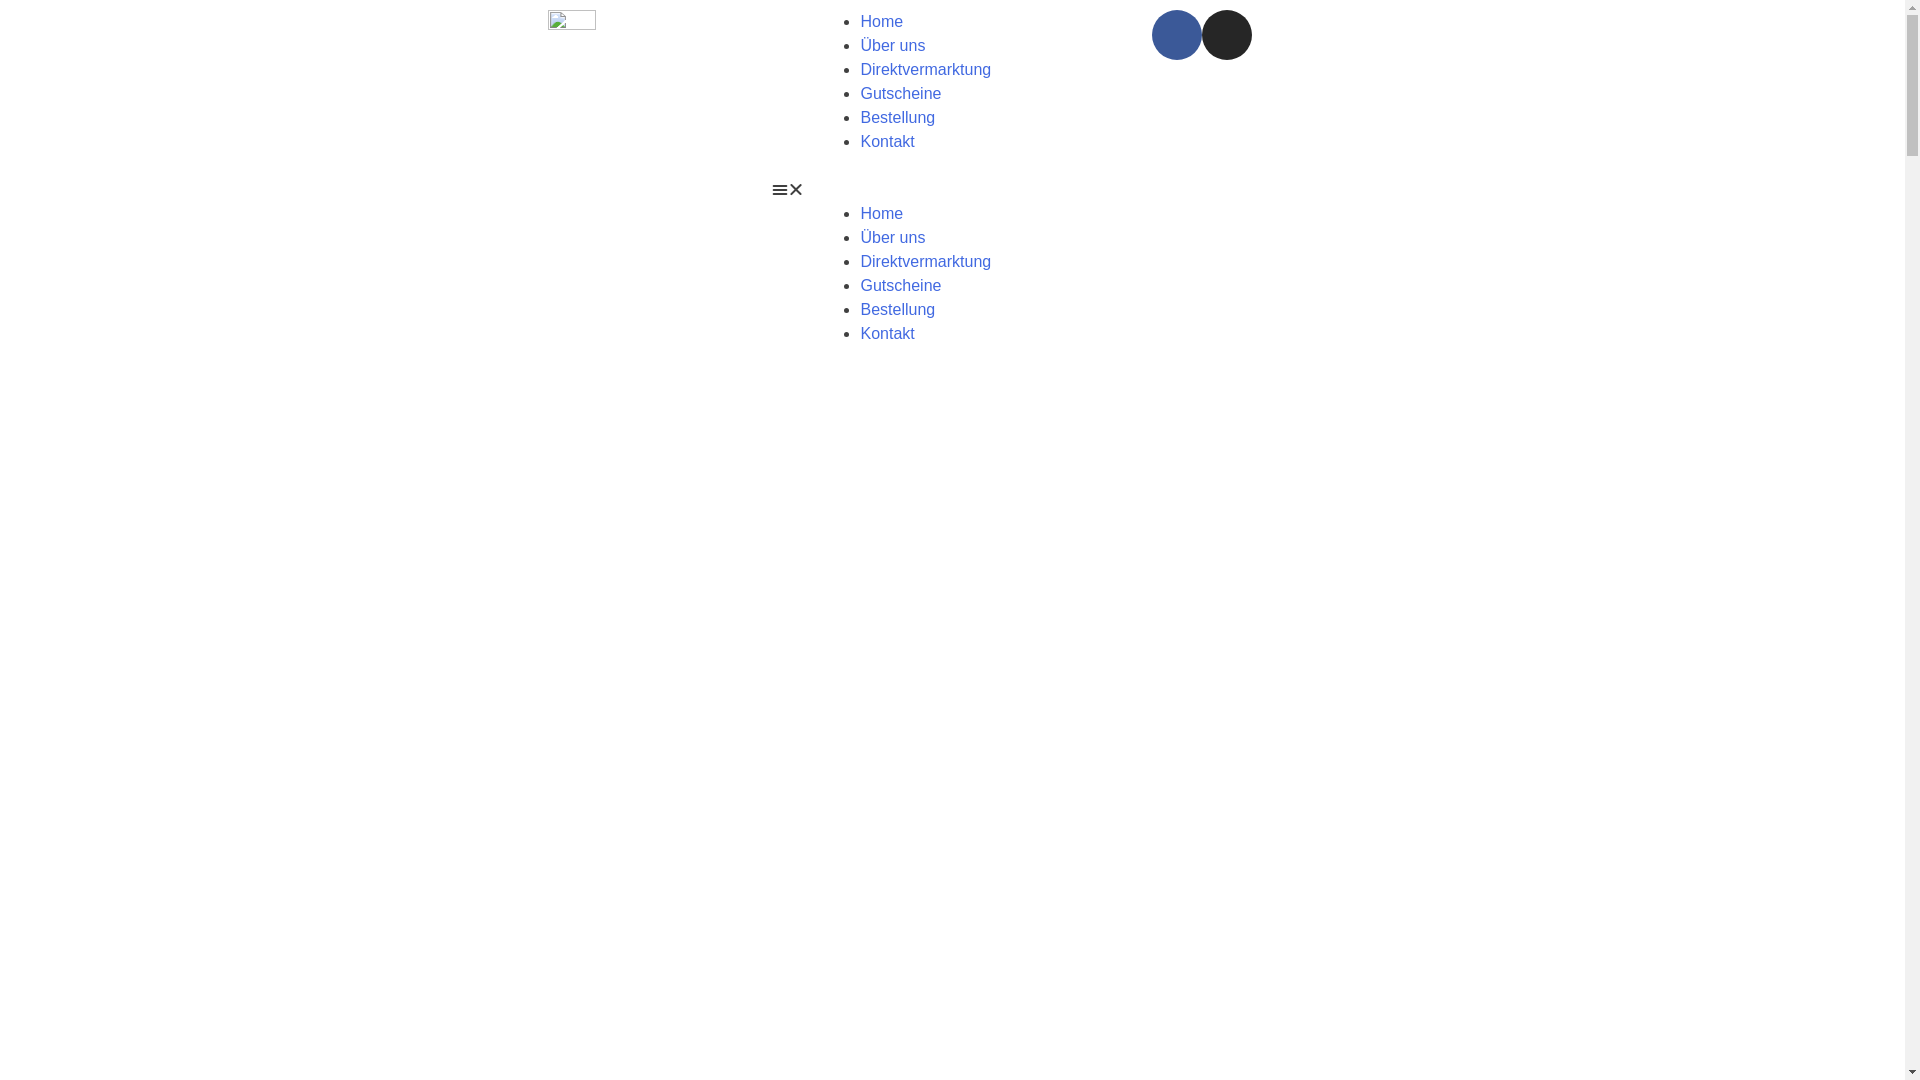 The width and height of the screenshot is (1920, 1080). Describe the element at coordinates (924, 68) in the screenshot. I see `'Direktvermarktung'` at that location.